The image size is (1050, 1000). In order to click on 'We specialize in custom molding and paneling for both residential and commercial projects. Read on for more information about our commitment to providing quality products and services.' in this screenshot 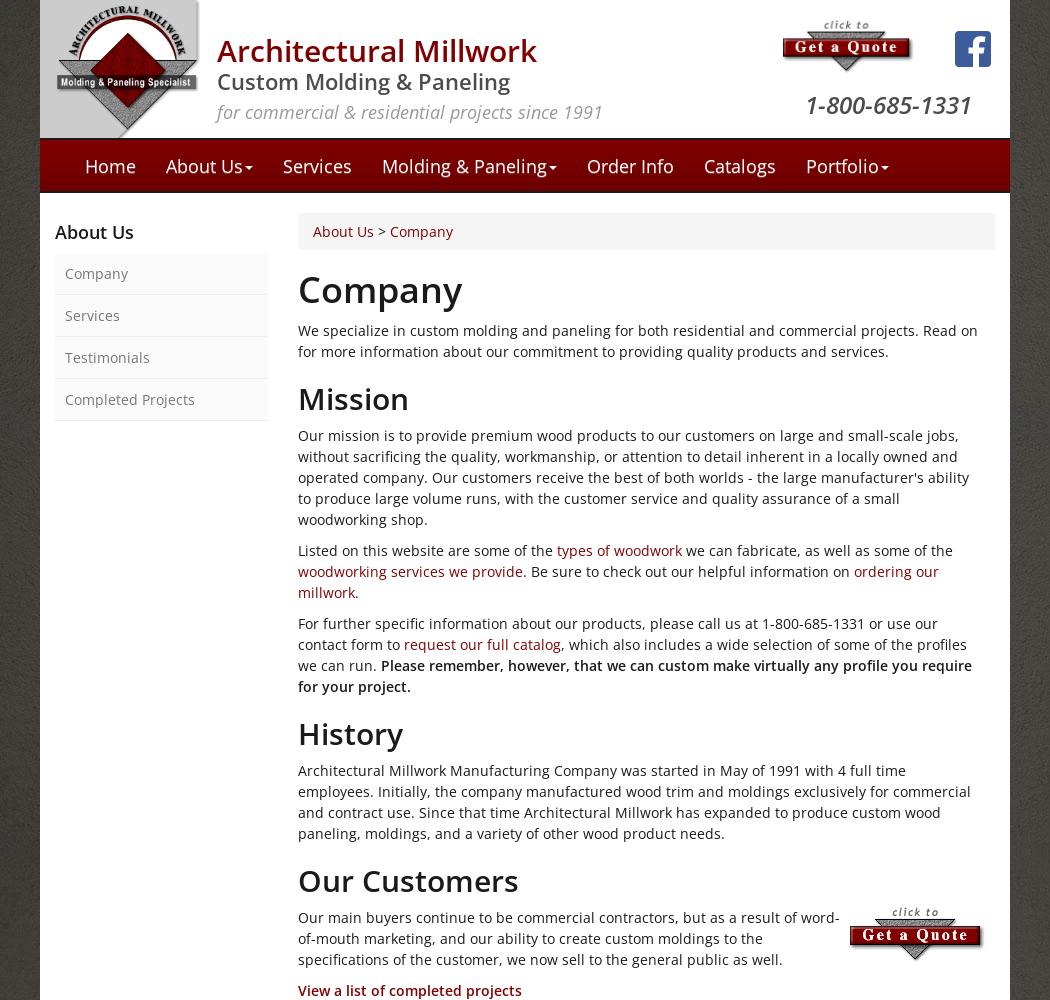, I will do `click(637, 339)`.